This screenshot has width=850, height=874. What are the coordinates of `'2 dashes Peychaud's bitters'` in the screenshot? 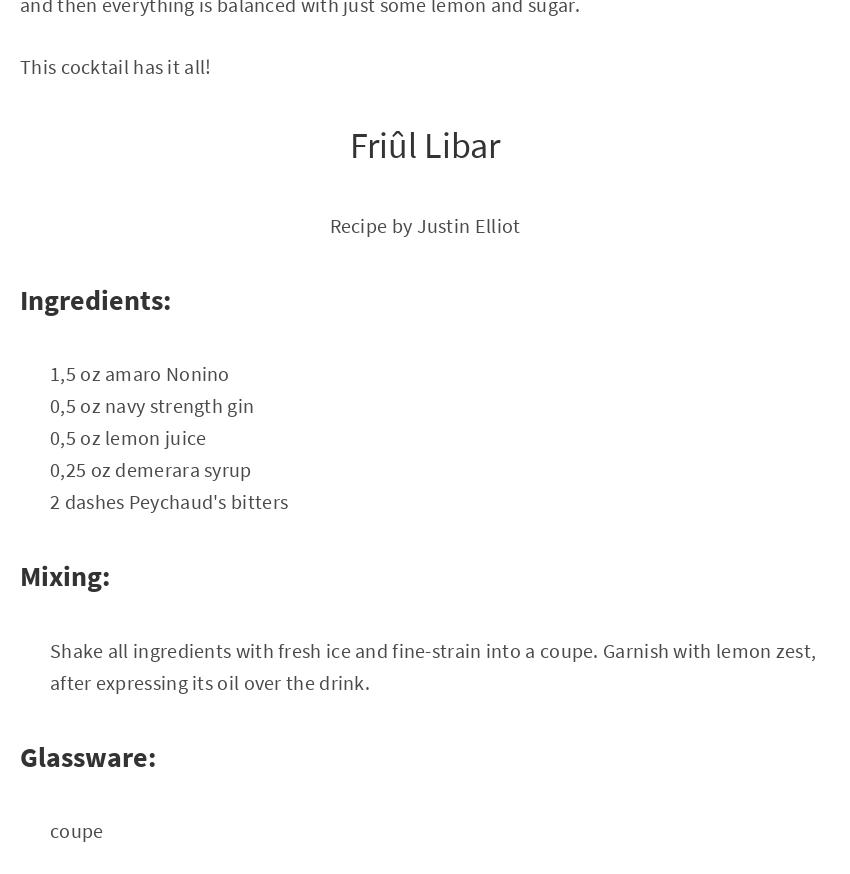 It's located at (168, 500).